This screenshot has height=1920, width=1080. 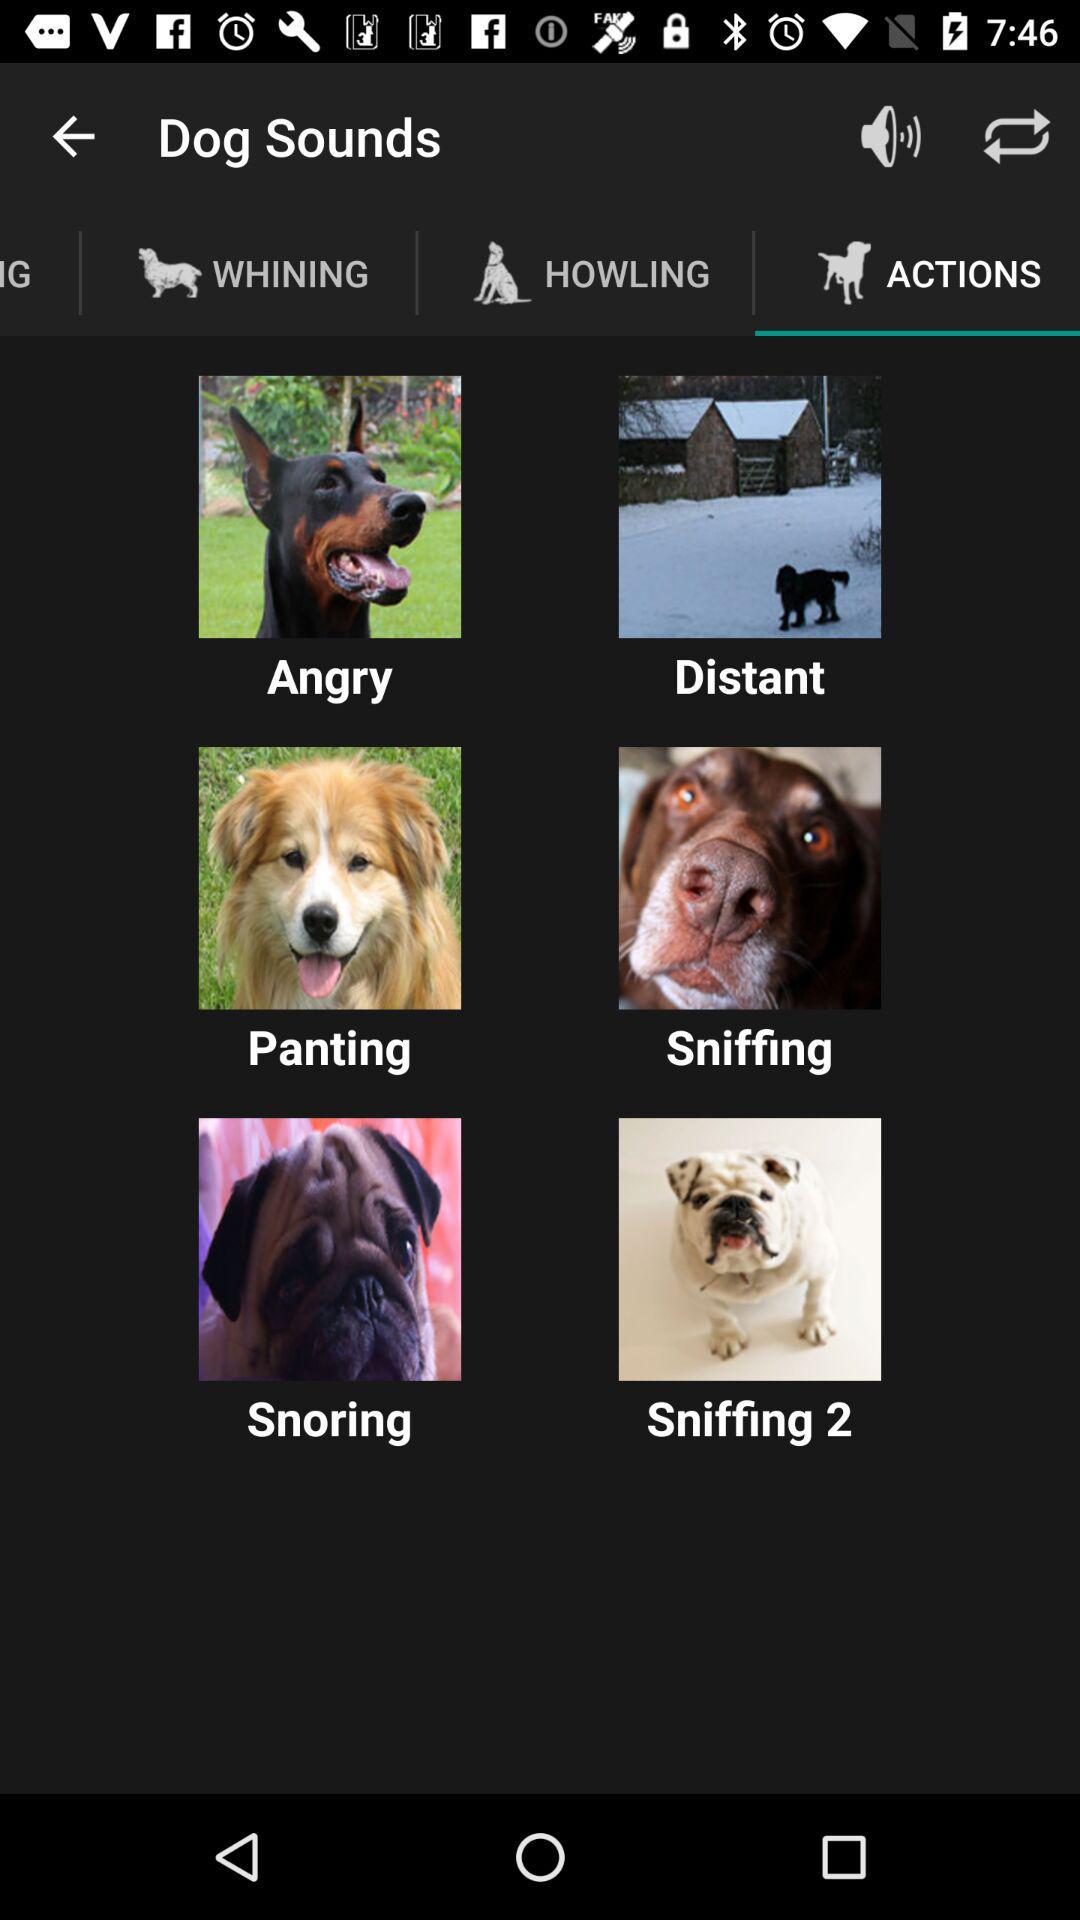 I want to click on enable option, so click(x=749, y=507).